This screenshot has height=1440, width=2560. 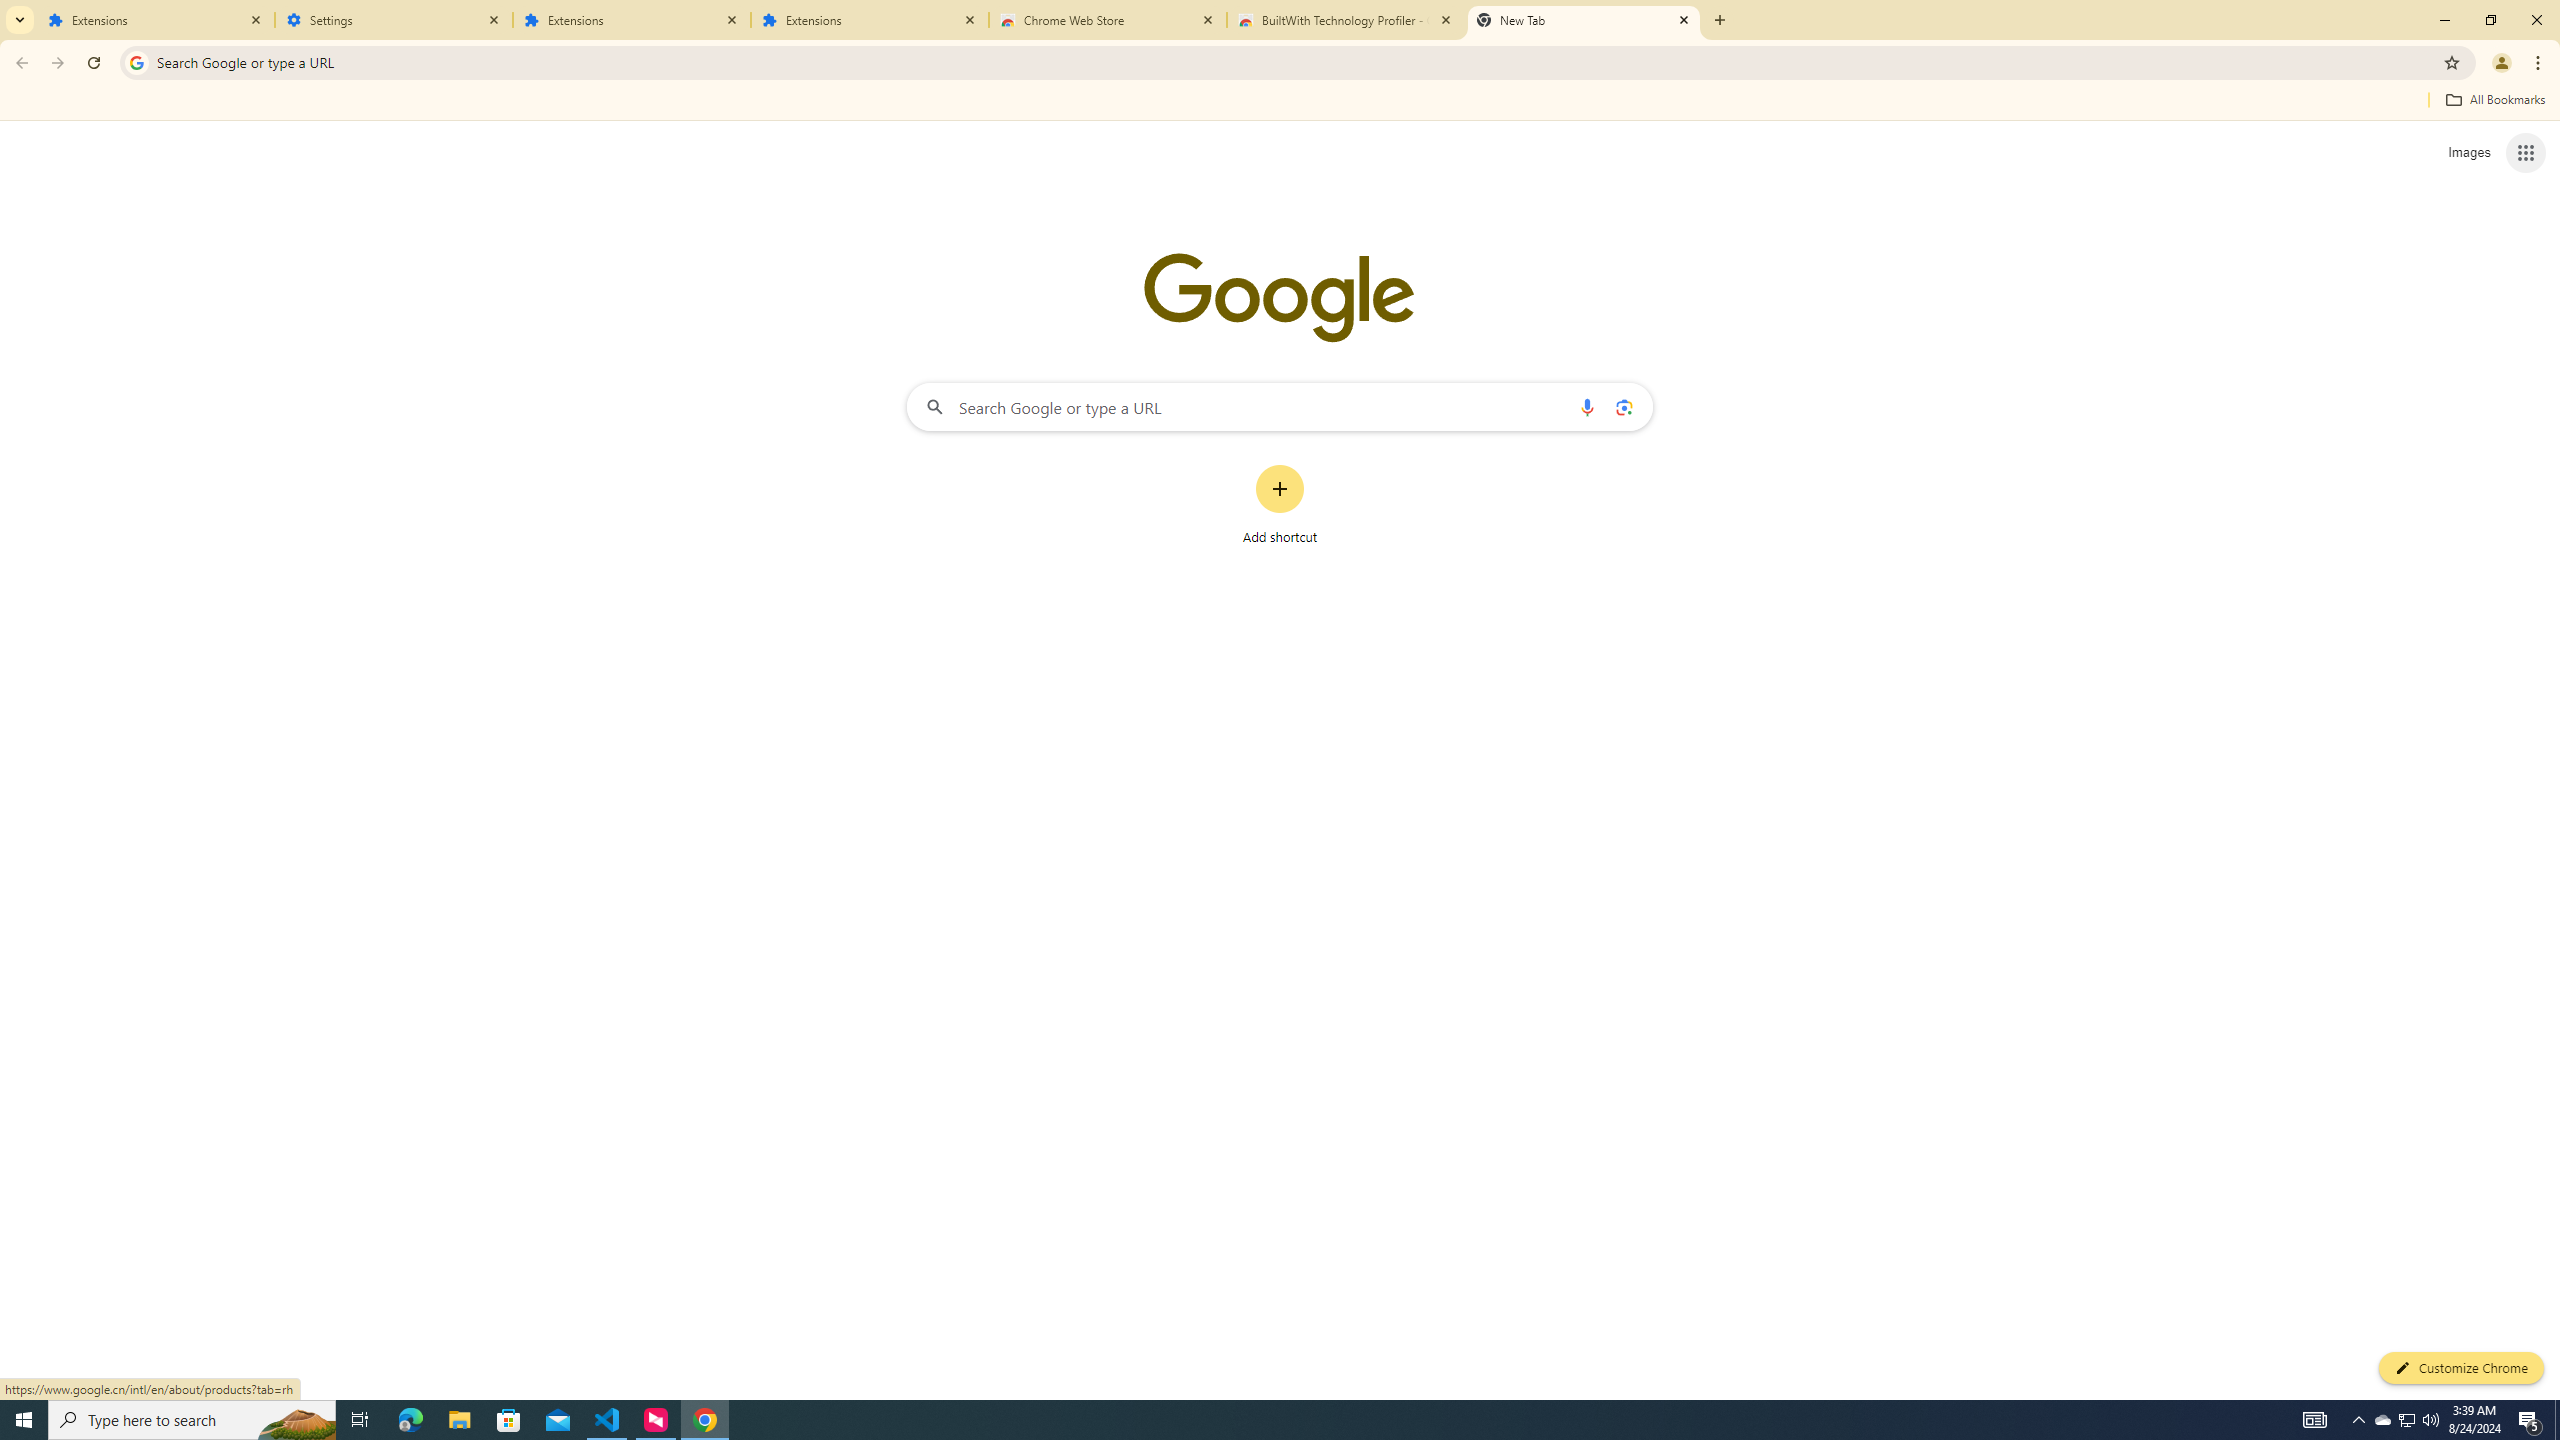 What do you see at coordinates (394, 19) in the screenshot?
I see `'Settings'` at bounding box center [394, 19].